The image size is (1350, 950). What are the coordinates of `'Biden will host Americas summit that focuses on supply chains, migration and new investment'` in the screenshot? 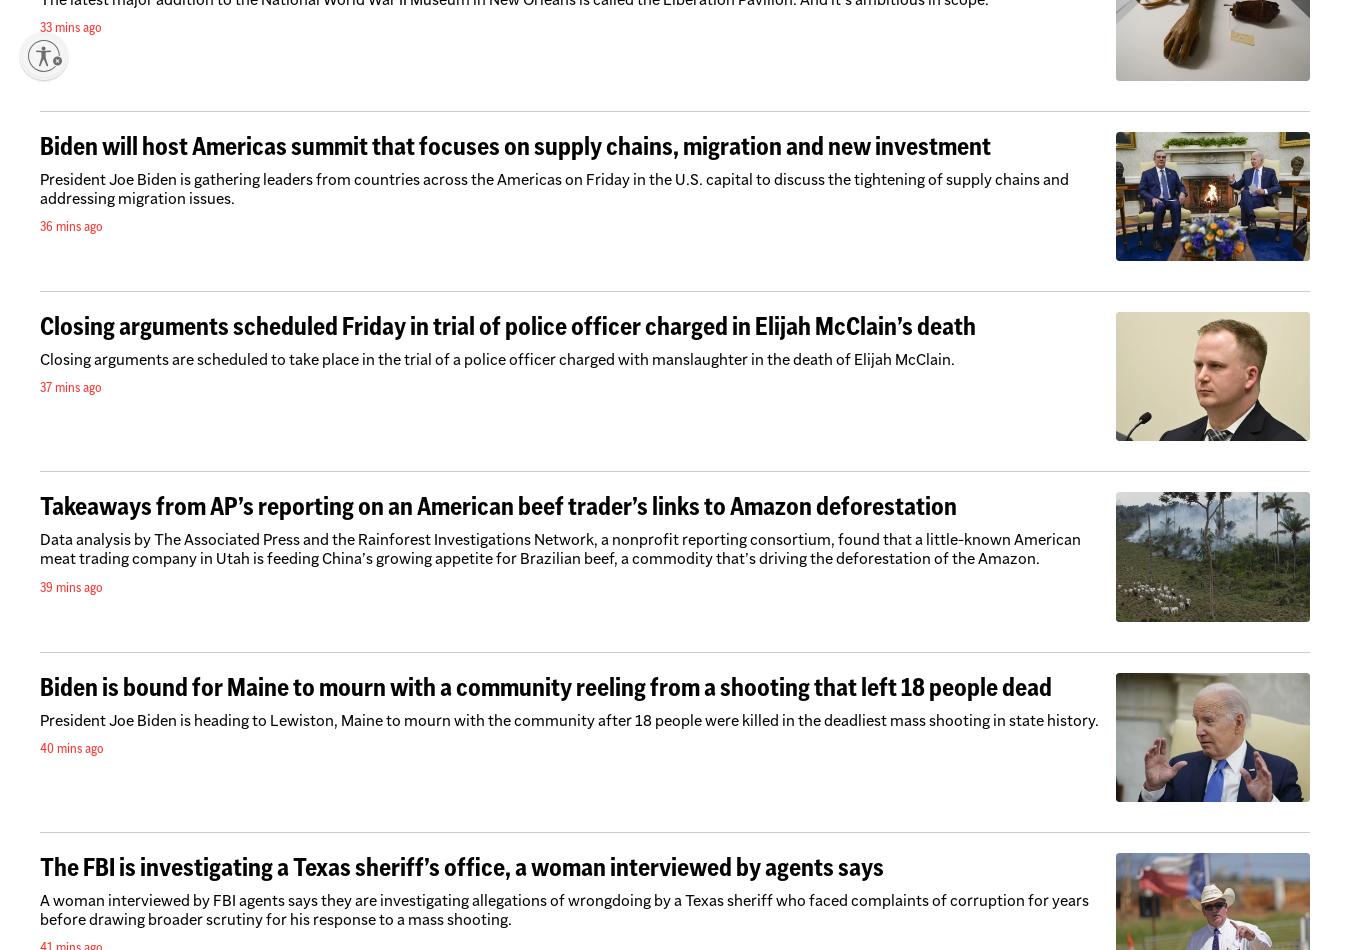 It's located at (514, 146).